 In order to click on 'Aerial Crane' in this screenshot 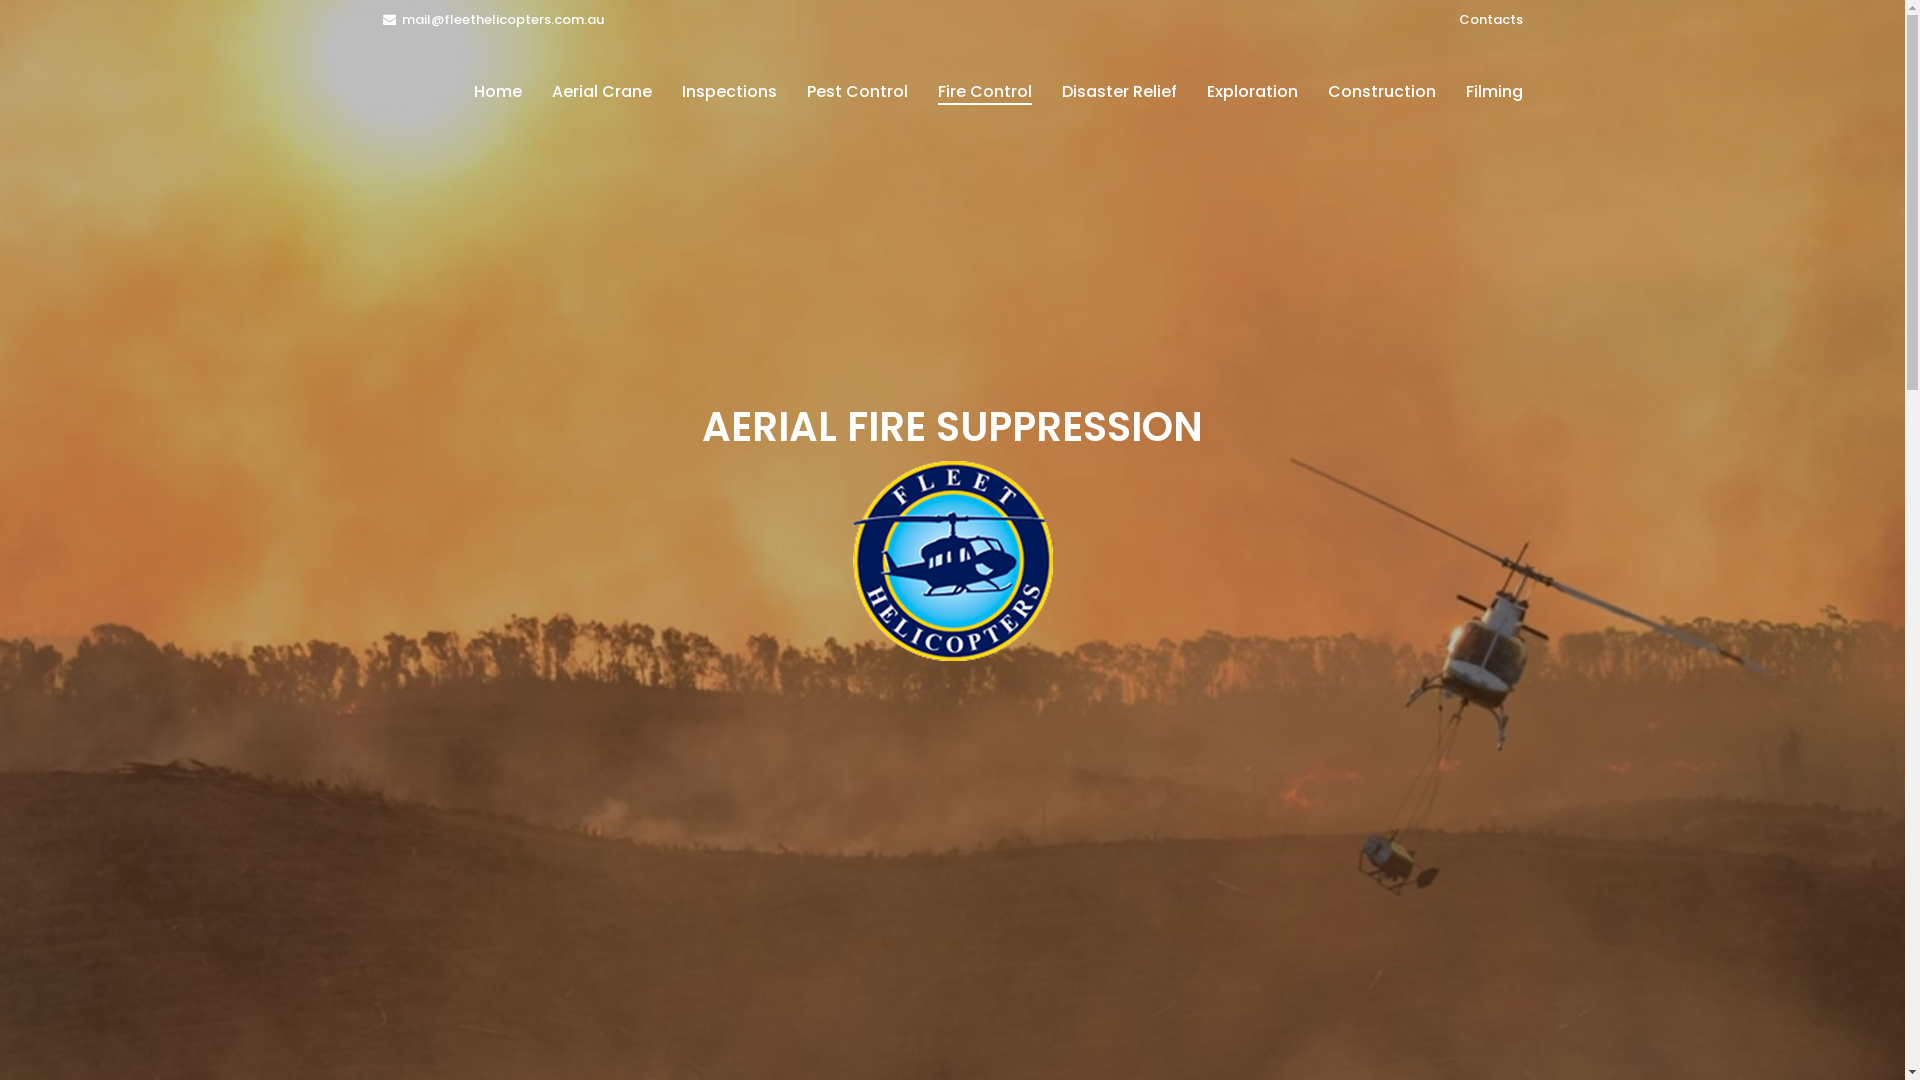, I will do `click(599, 92)`.